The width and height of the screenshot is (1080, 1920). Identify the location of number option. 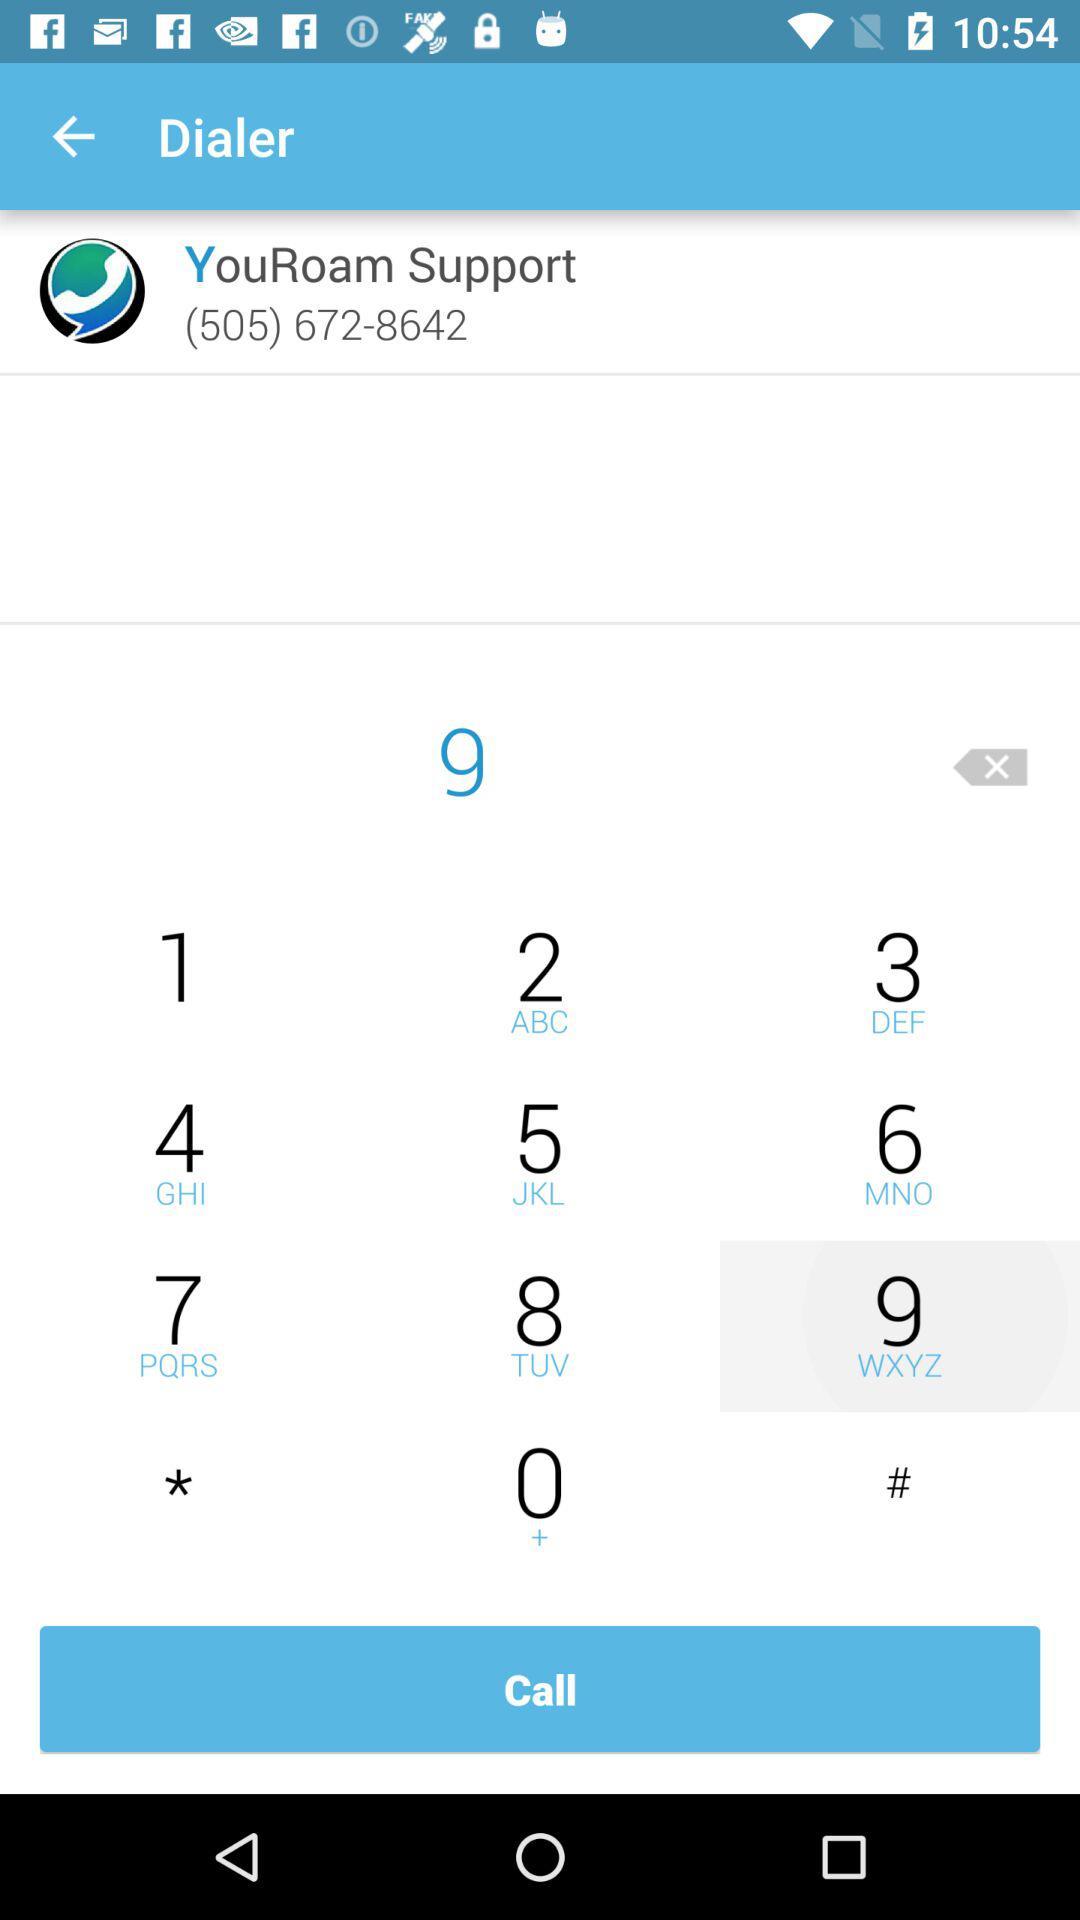
(898, 1154).